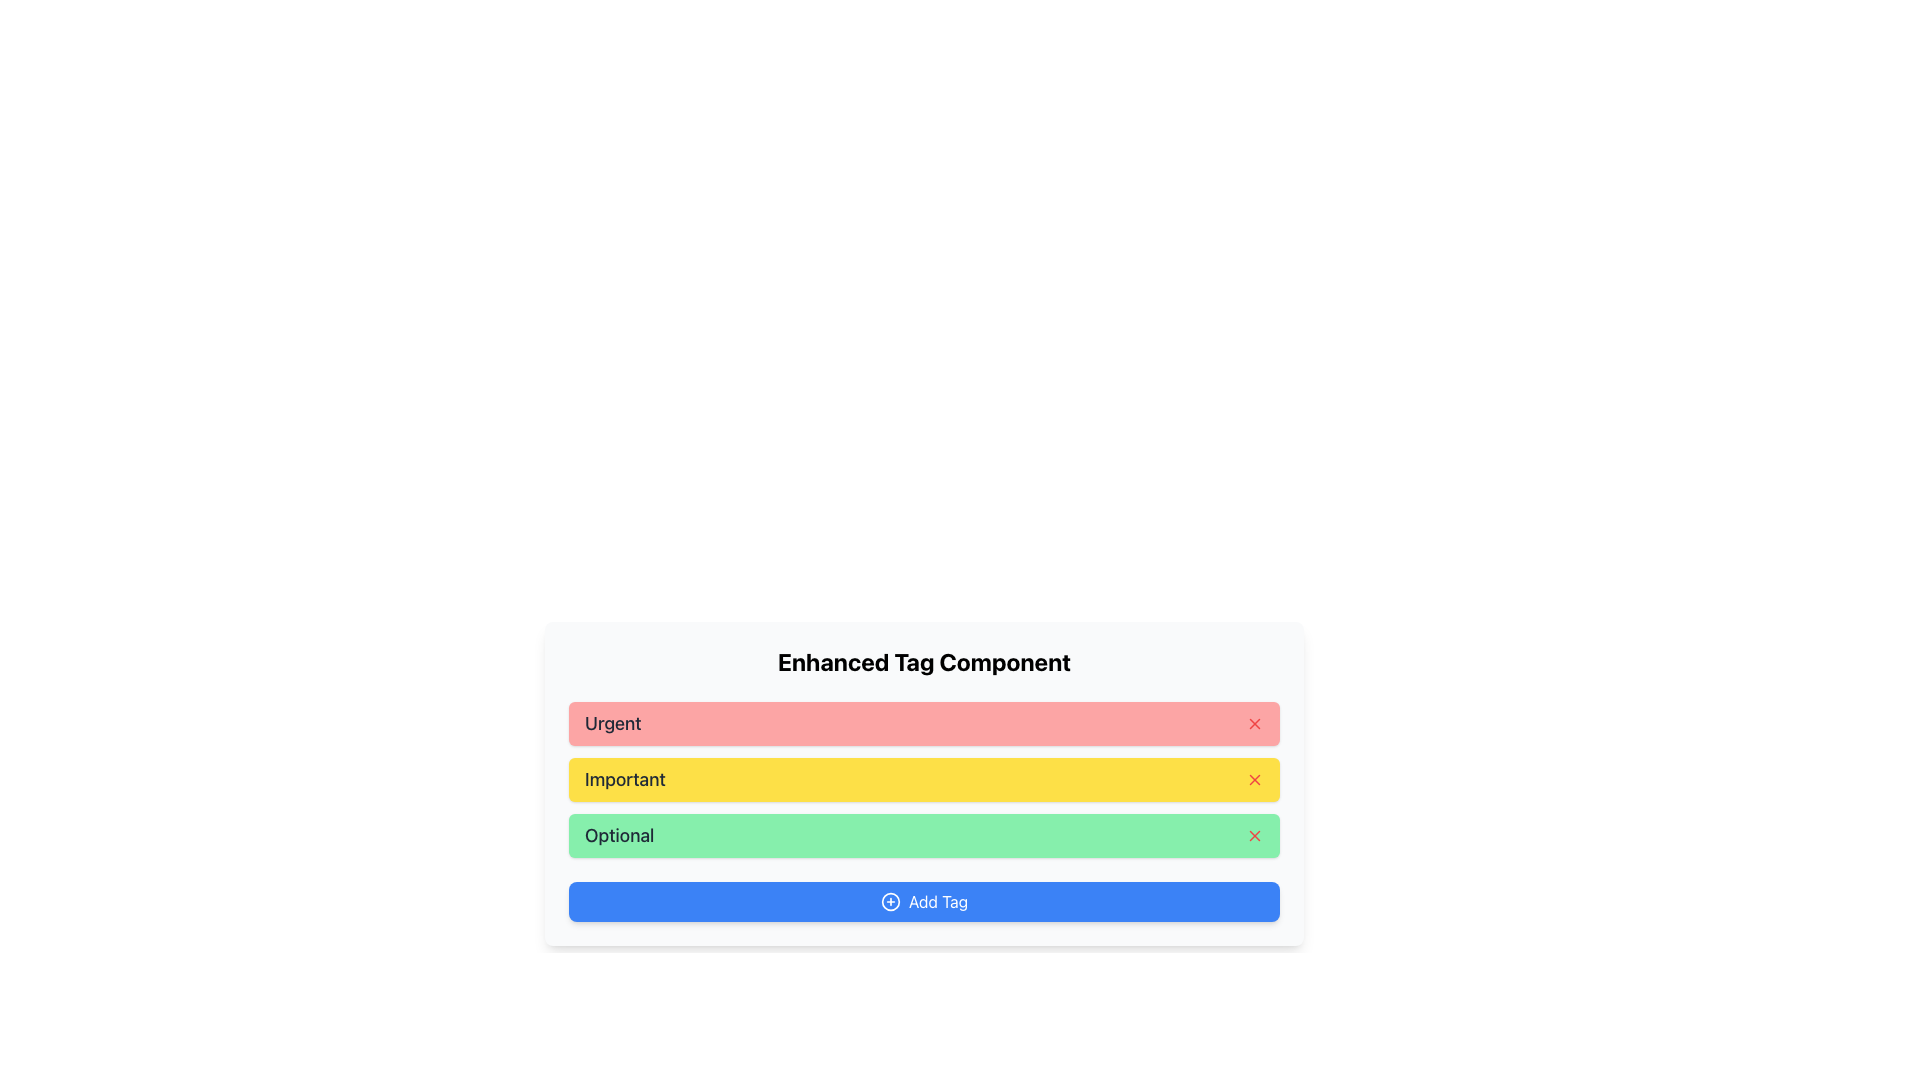 This screenshot has width=1920, height=1080. Describe the element at coordinates (923, 902) in the screenshot. I see `the interactive button located at the bottom of the 'Enhanced Tag Component' section` at that location.